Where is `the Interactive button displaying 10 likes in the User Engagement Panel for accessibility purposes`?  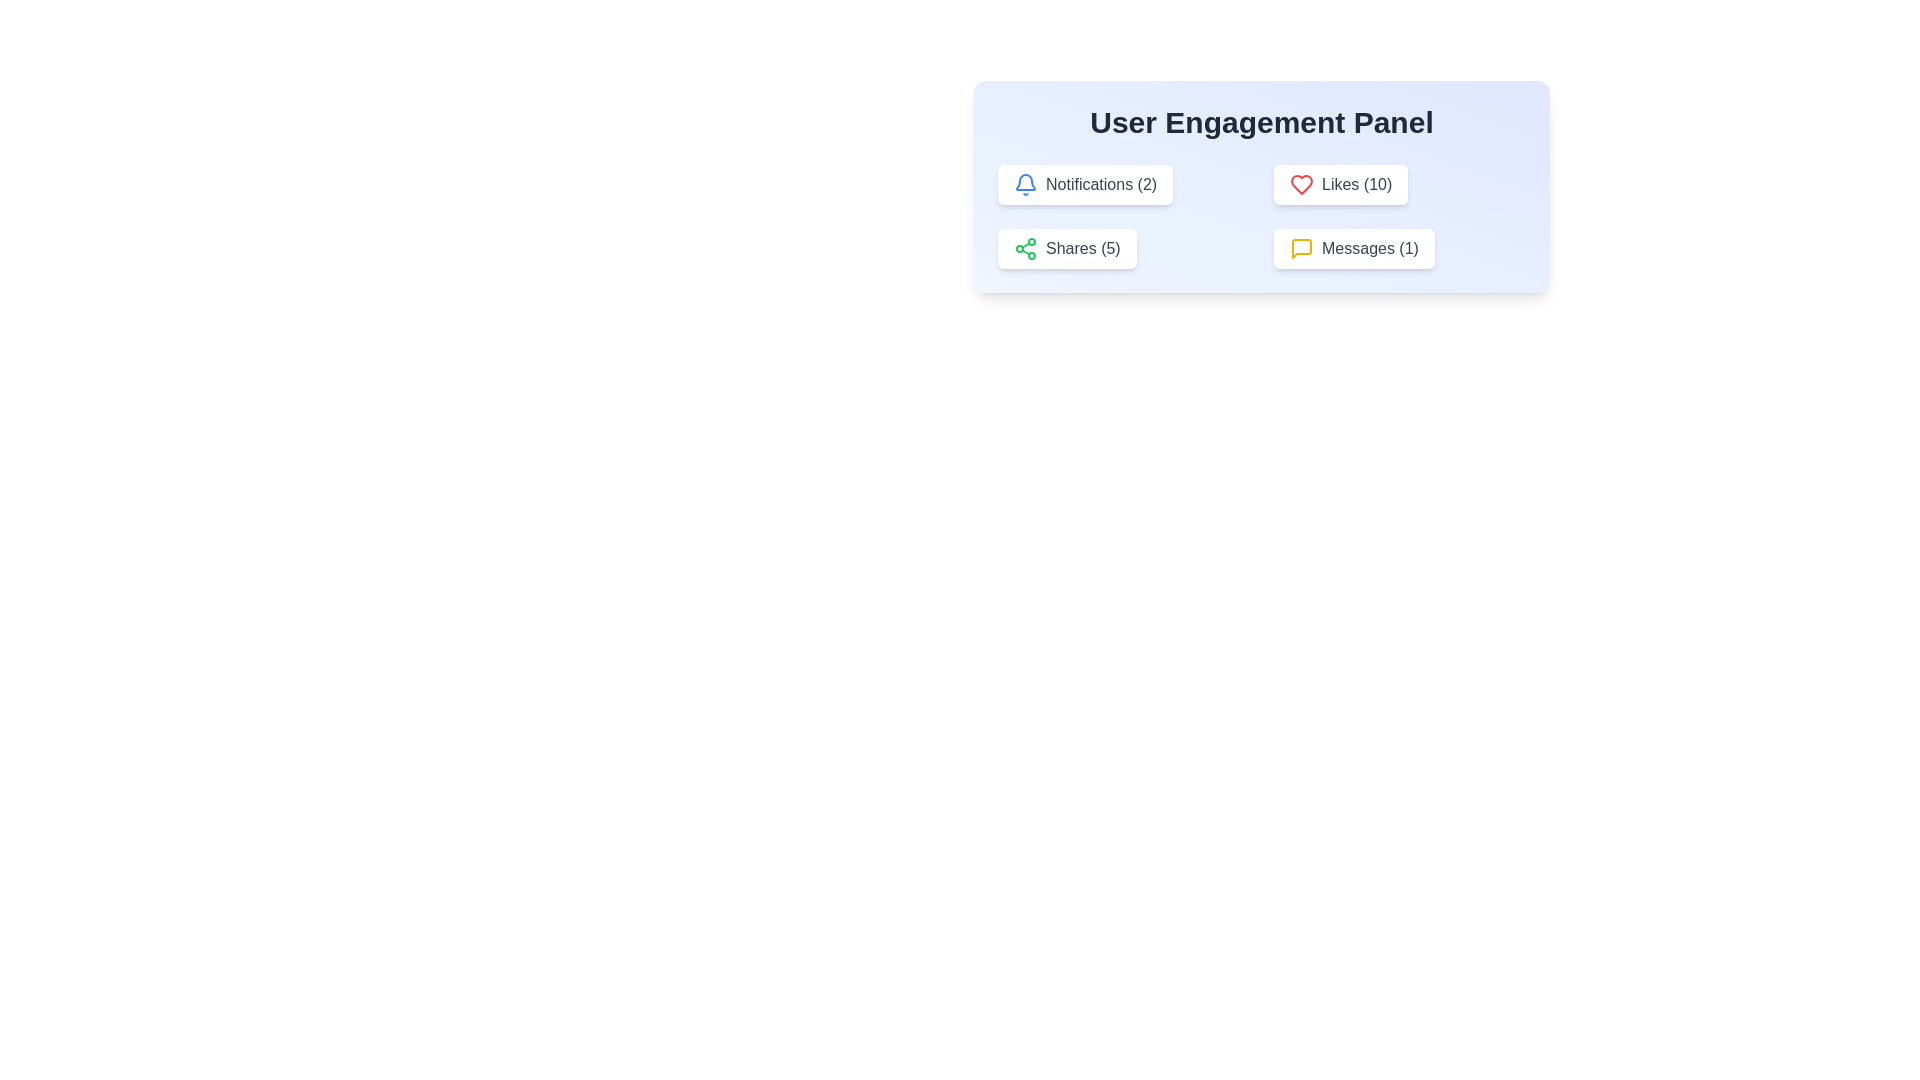 the Interactive button displaying 10 likes in the User Engagement Panel for accessibility purposes is located at coordinates (1399, 185).